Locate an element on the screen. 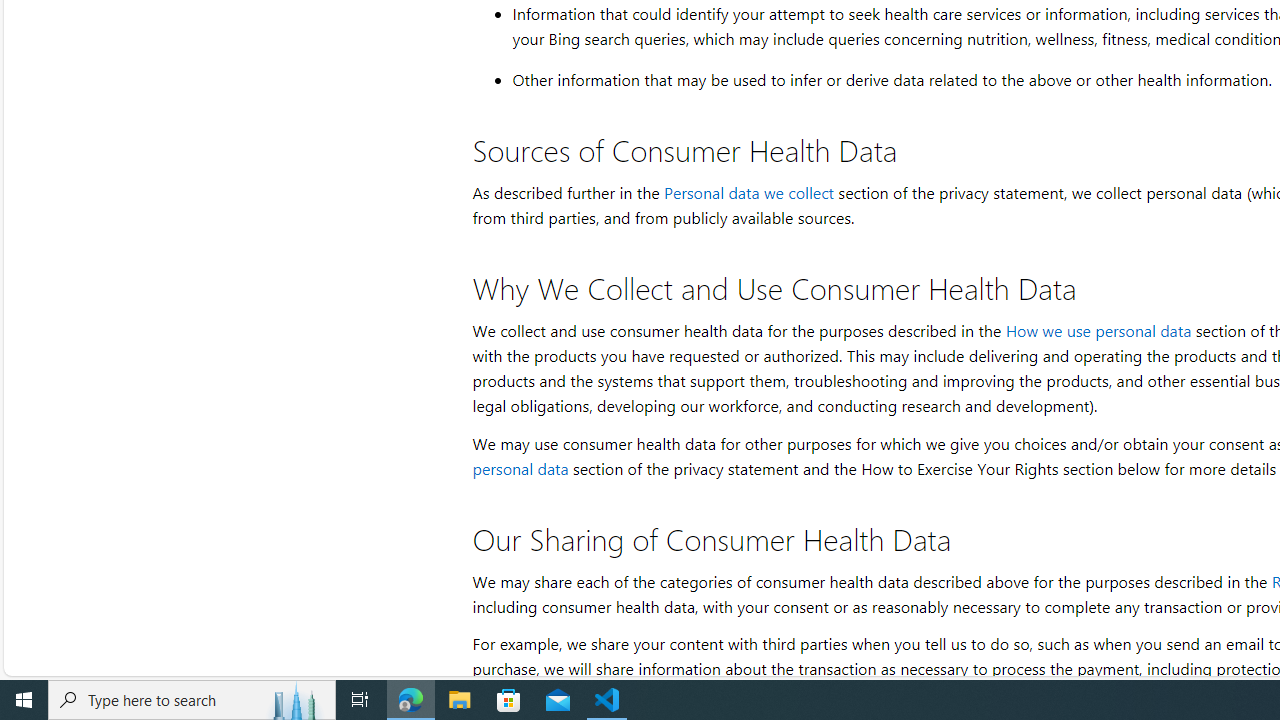 This screenshot has height=720, width=1280. 'Personal data we collect' is located at coordinates (747, 192).